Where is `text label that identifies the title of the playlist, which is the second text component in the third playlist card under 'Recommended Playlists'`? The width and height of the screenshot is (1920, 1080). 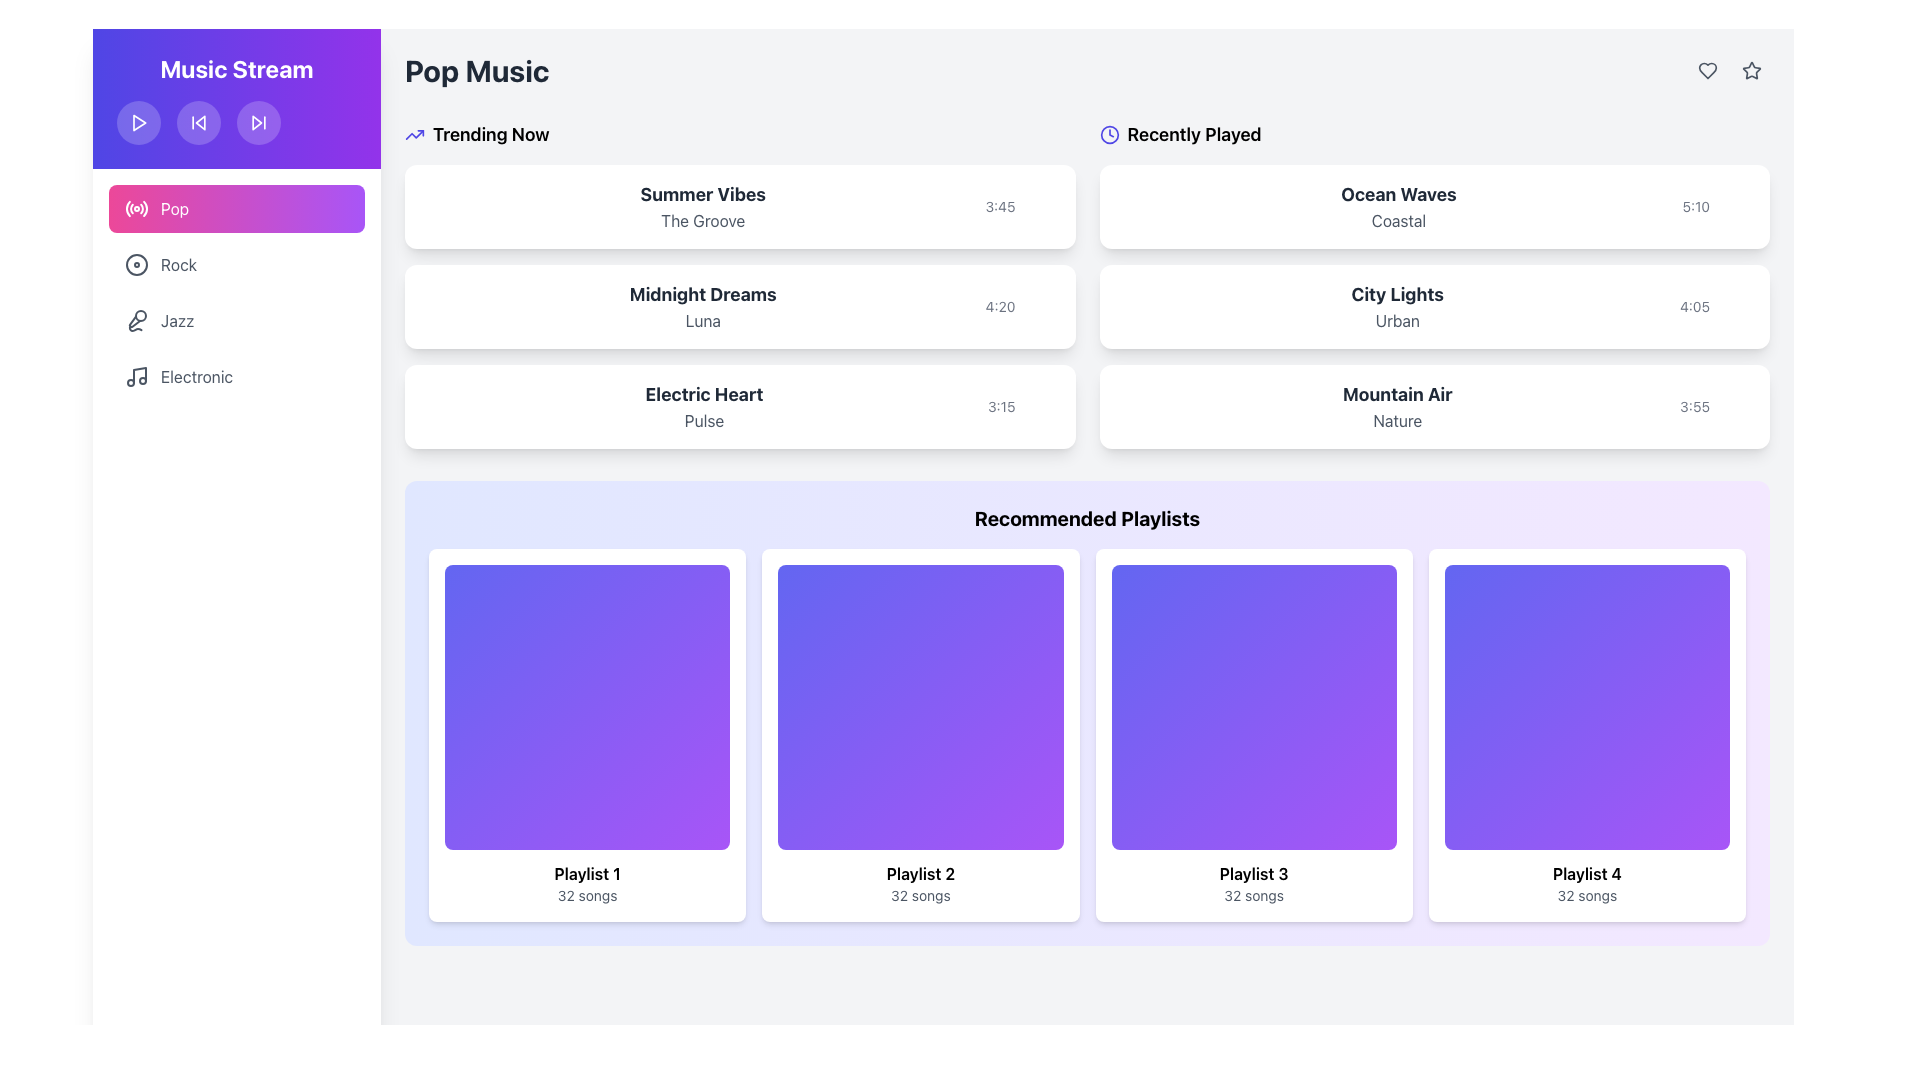 text label that identifies the title of the playlist, which is the second text component in the third playlist card under 'Recommended Playlists' is located at coordinates (1253, 873).